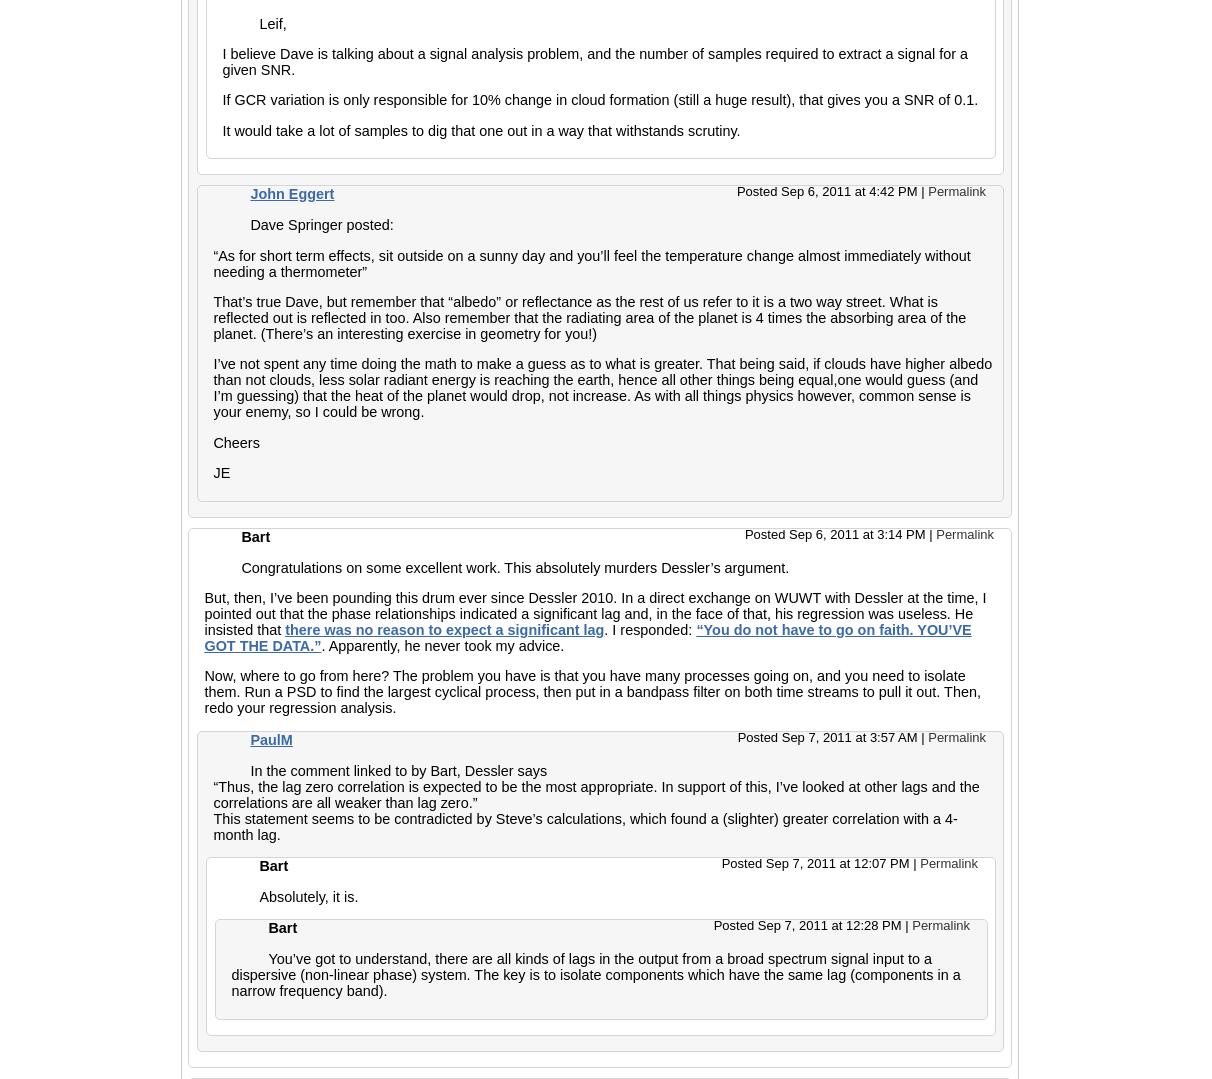 The width and height of the screenshot is (1212, 1079). What do you see at coordinates (602, 387) in the screenshot?
I see `'I’ve not spent any time doing the math to make a guess as to what is greater. That being said, if clouds have higher albedo than not clouds, less solar radiant energy is reaching the earth, hence all other things being equal,one would guess (and I’m guessing) that the heat of the planet would drop, not increase. As with all things physics however, common sense is your enemy, so I could be wrong.'` at bounding box center [602, 387].